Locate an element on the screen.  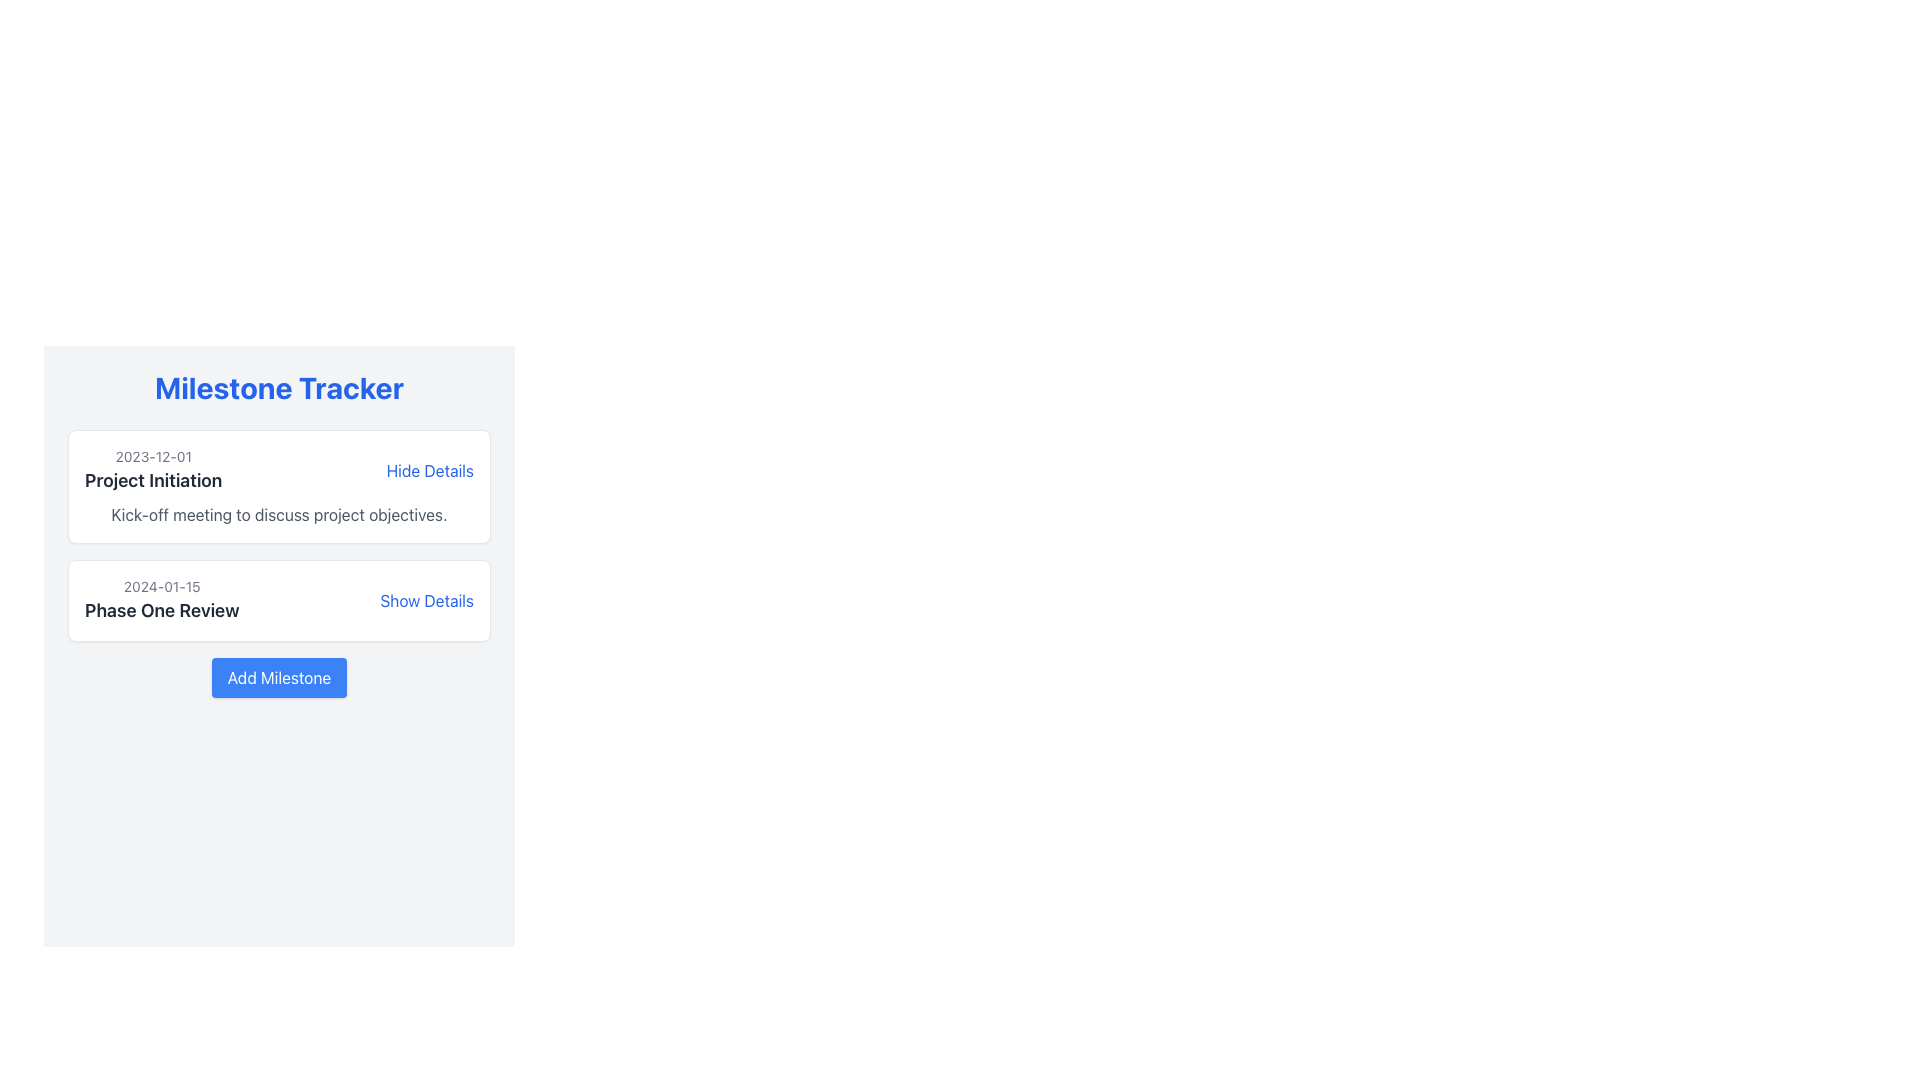
the text label displaying 'Kick-off meeting to discuss project objectives.' located below the section title 'Project Initiation' is located at coordinates (278, 514).